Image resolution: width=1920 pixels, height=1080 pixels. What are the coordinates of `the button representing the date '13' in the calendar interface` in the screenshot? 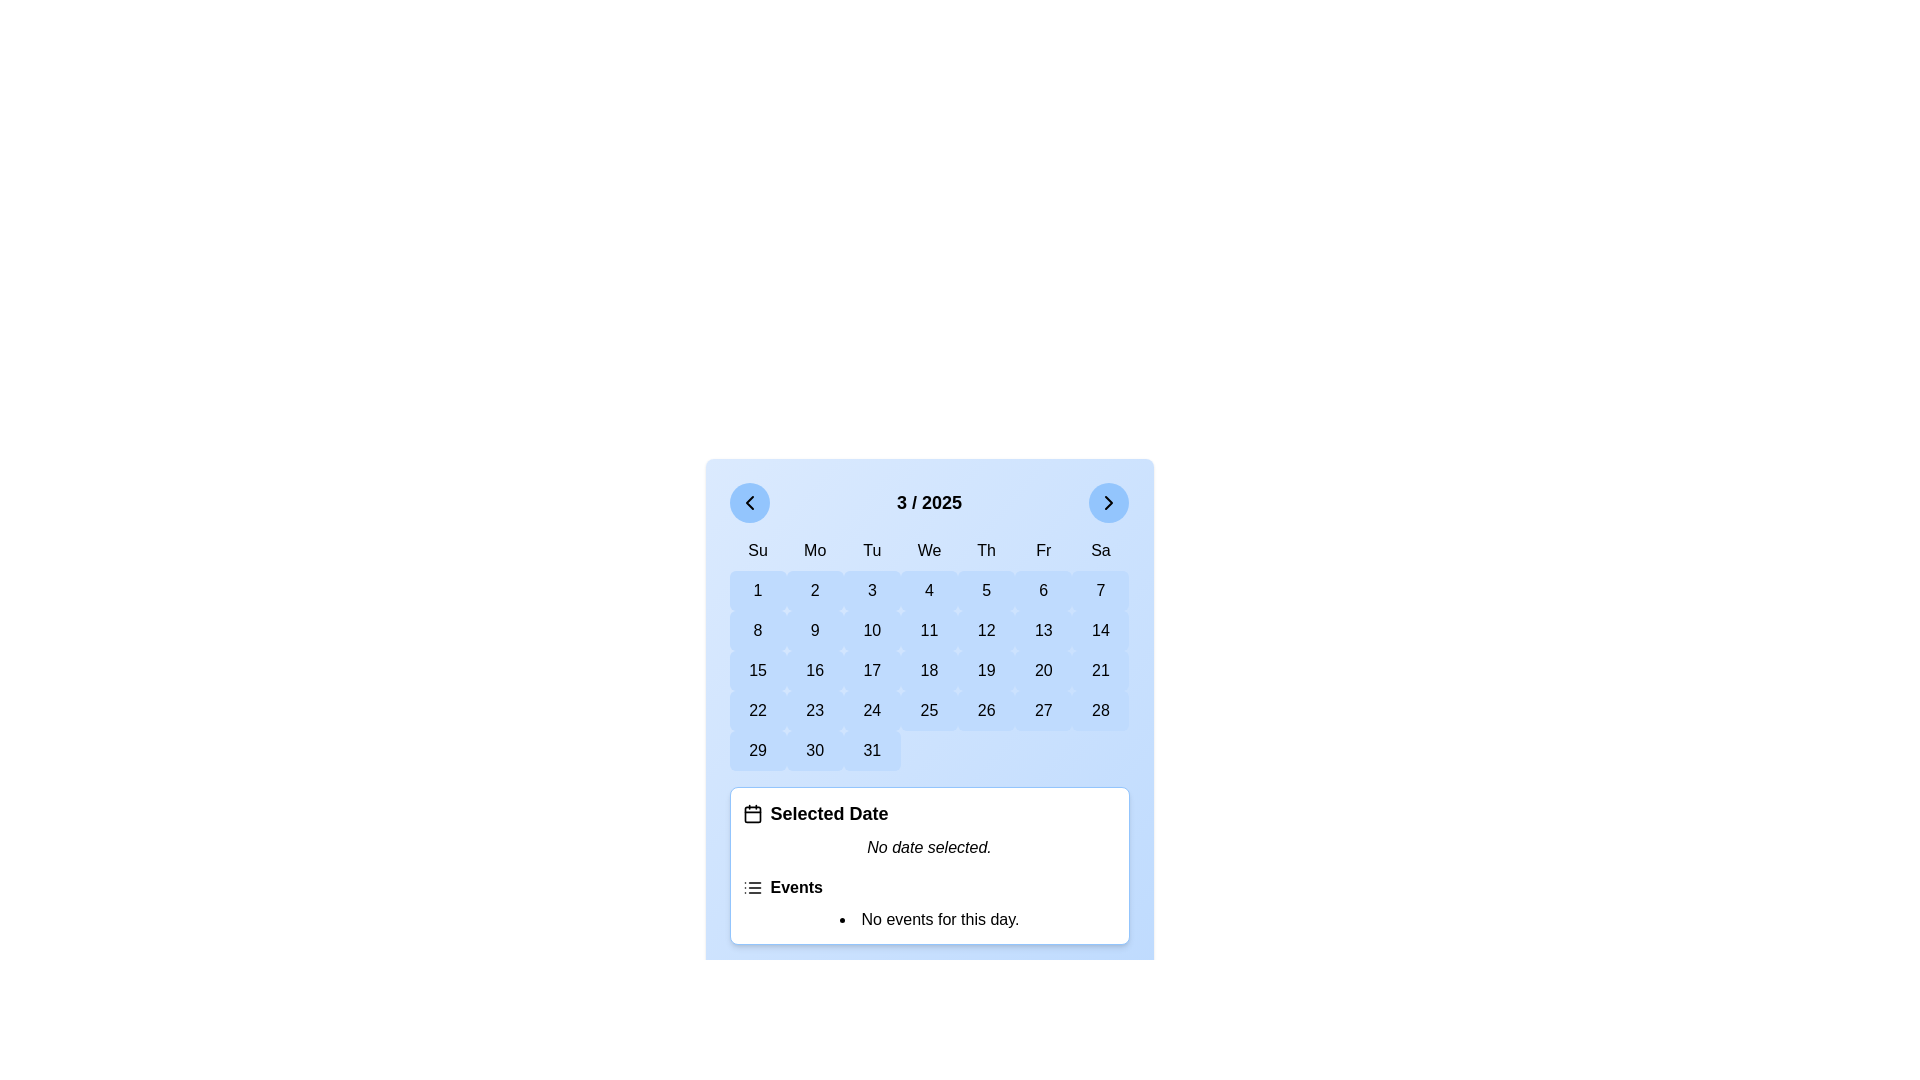 It's located at (1042, 631).